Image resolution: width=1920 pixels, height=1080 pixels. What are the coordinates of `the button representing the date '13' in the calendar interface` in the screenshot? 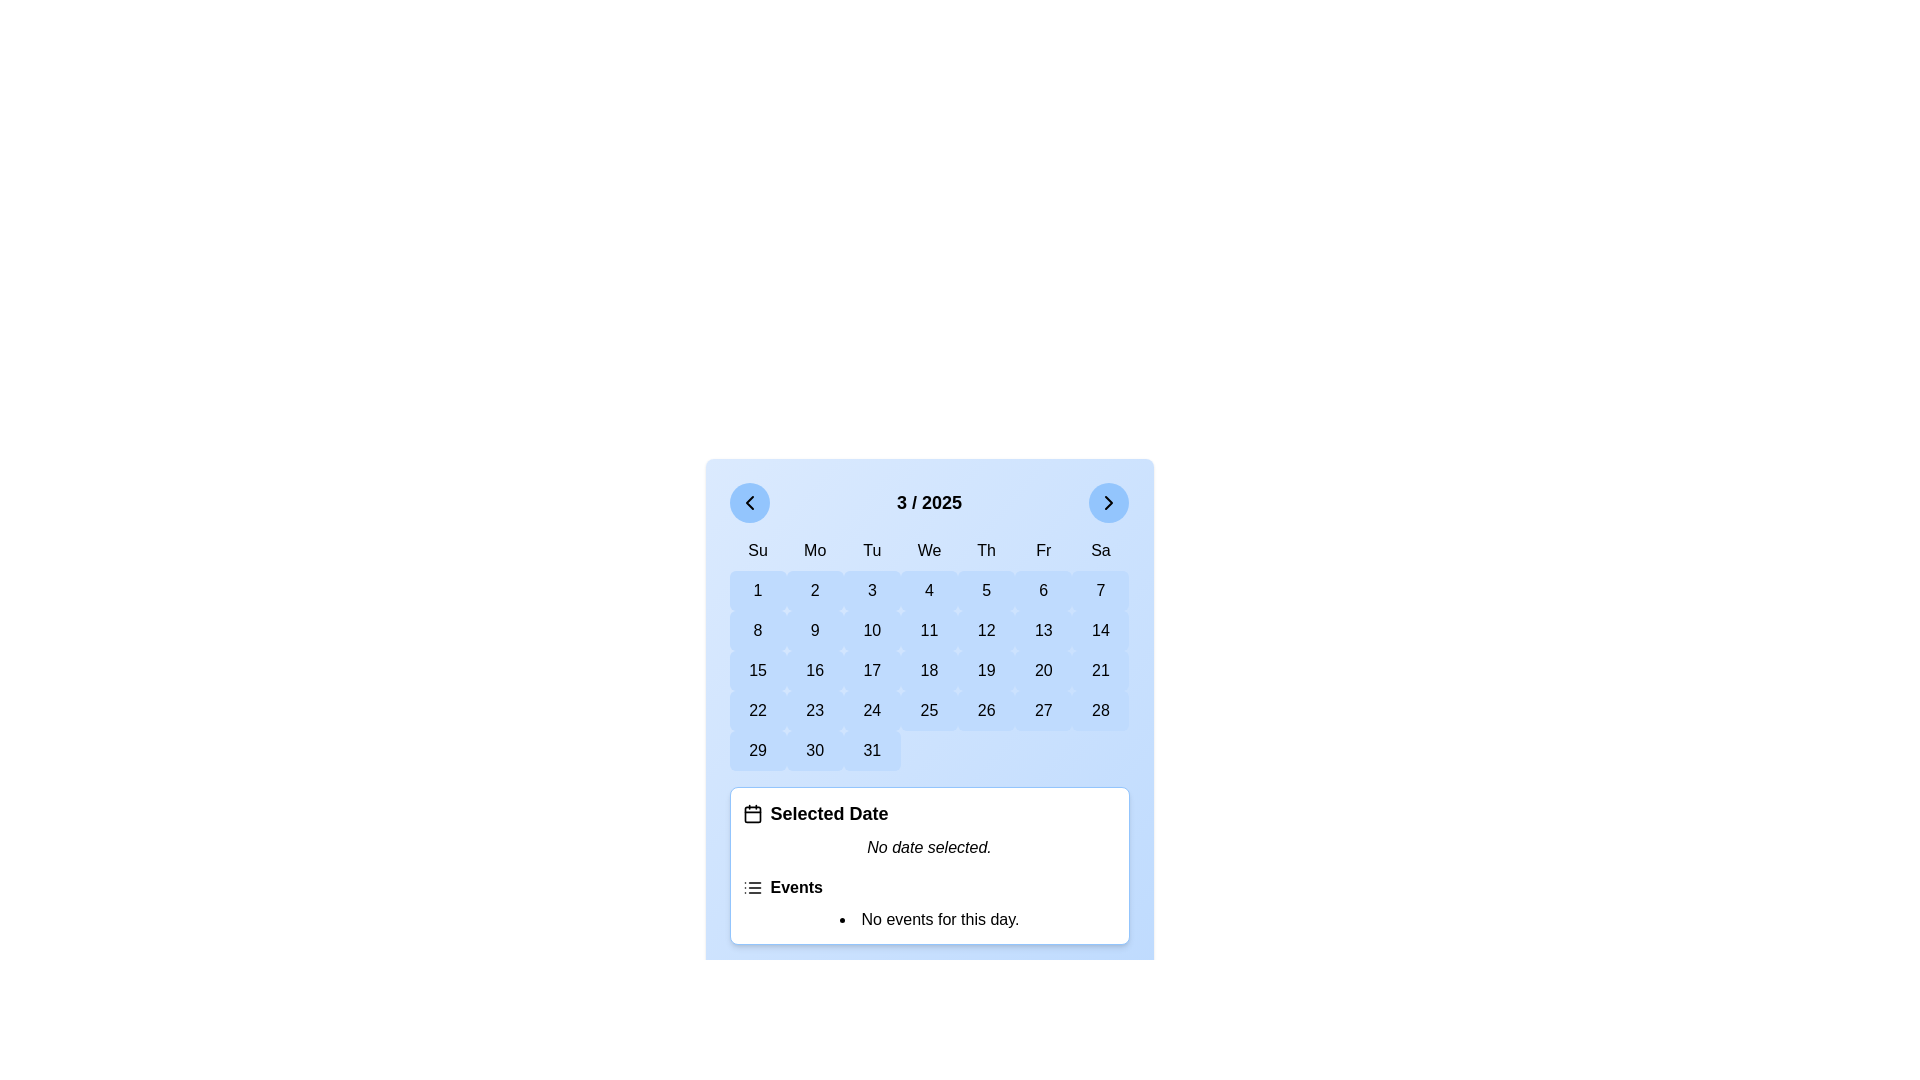 It's located at (1042, 631).